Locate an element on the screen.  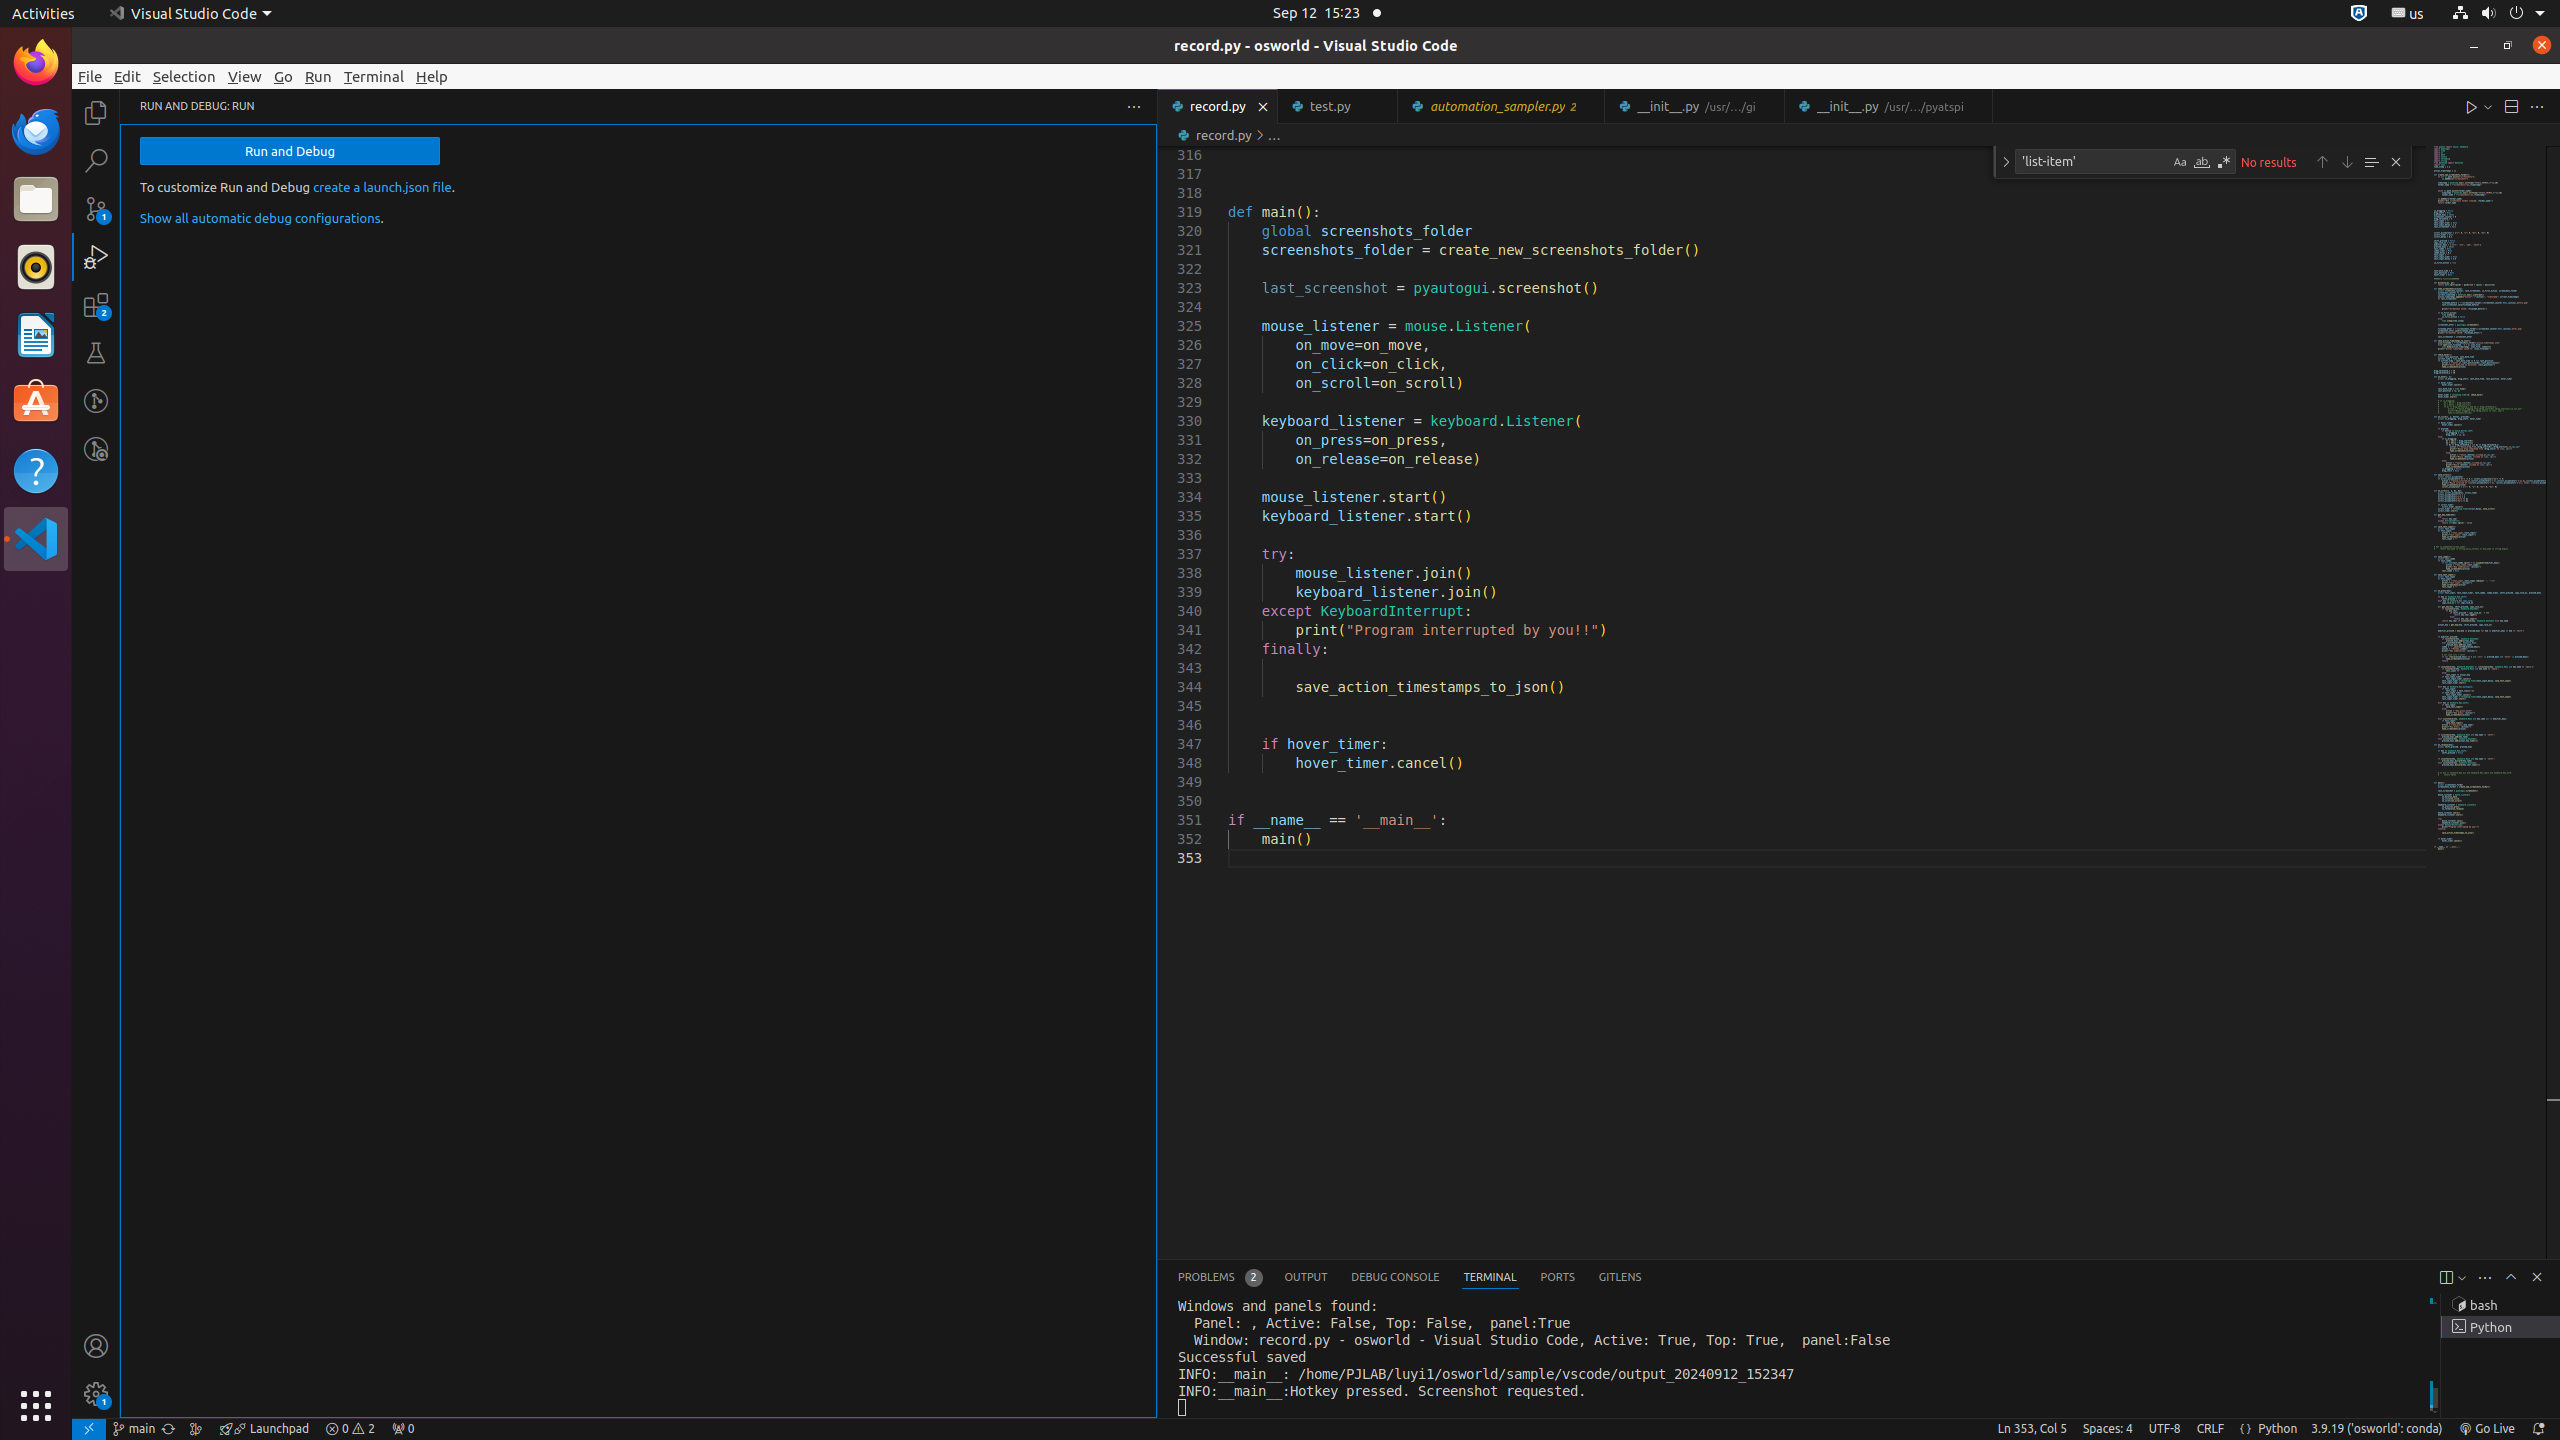
'Selection' is located at coordinates (183, 76).